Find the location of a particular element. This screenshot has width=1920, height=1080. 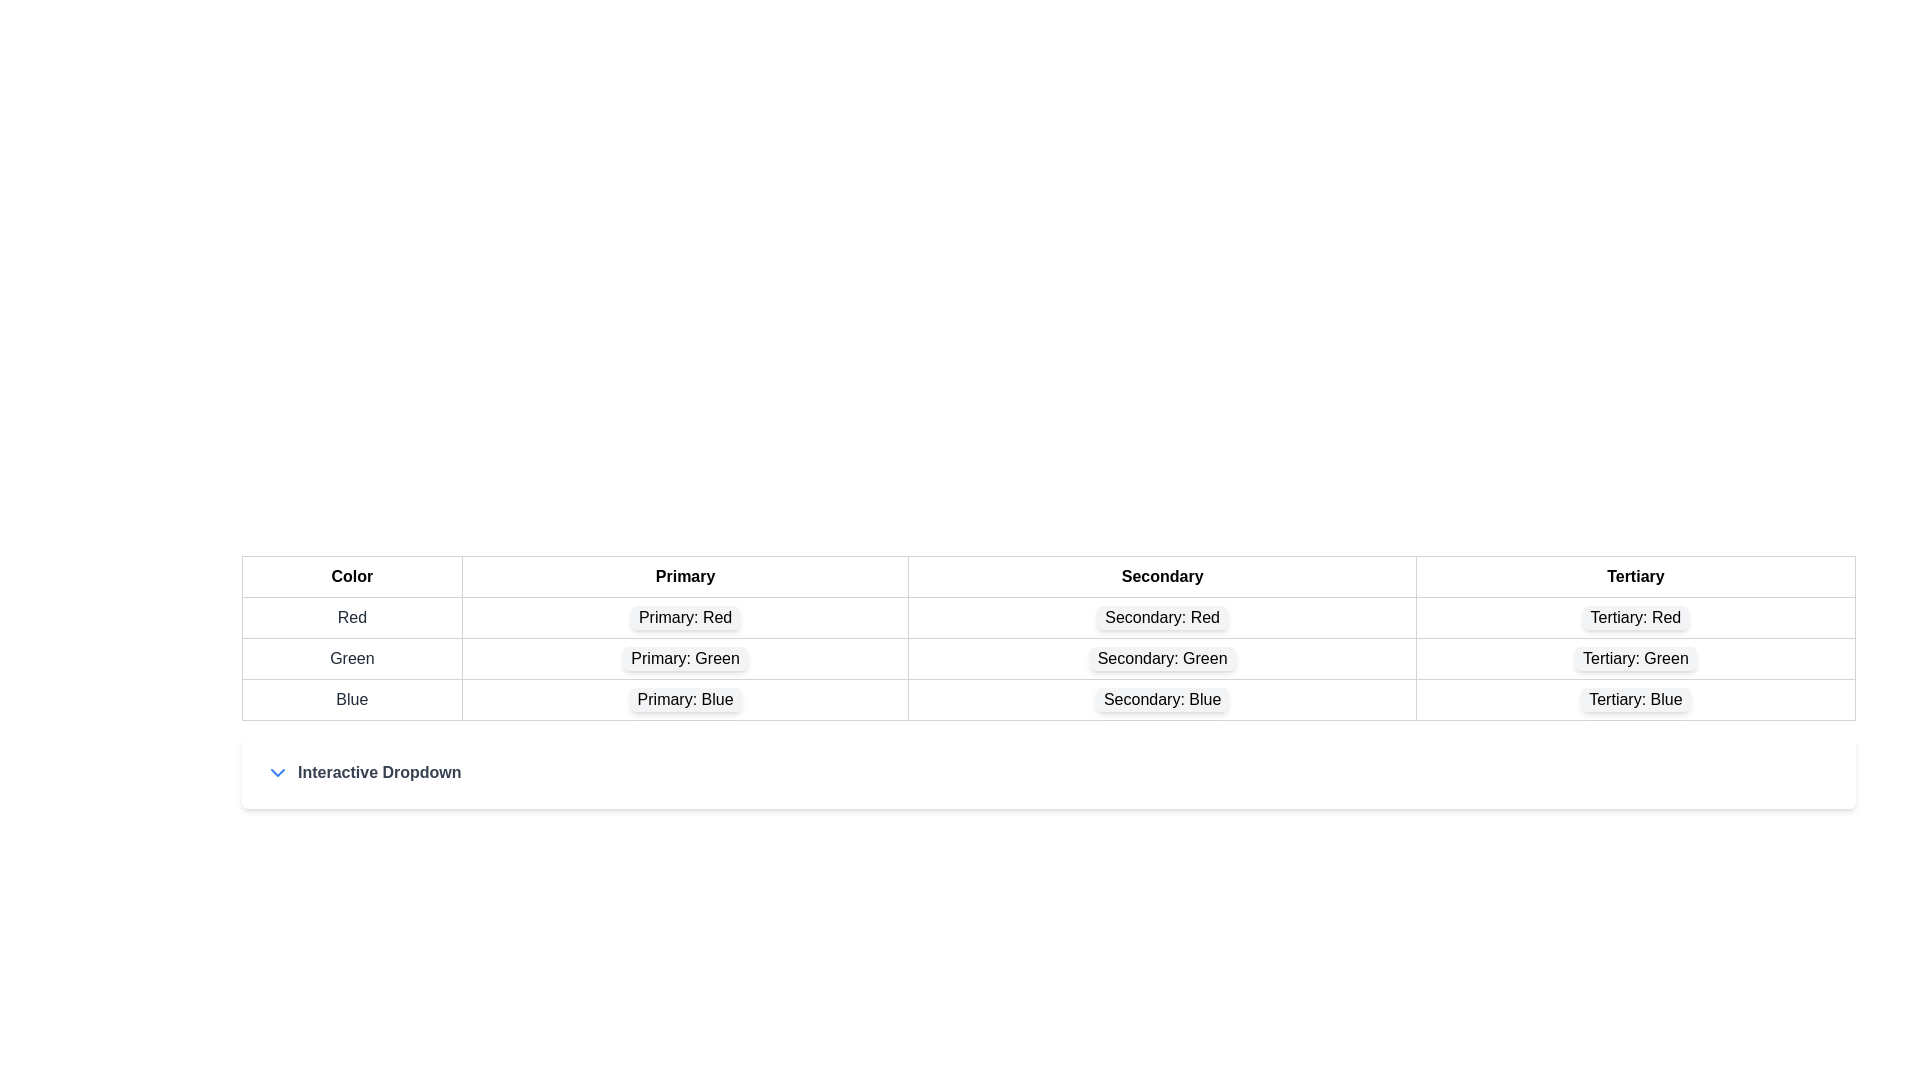

the text label that reads 'Secondary: Green' is located at coordinates (1048, 659).